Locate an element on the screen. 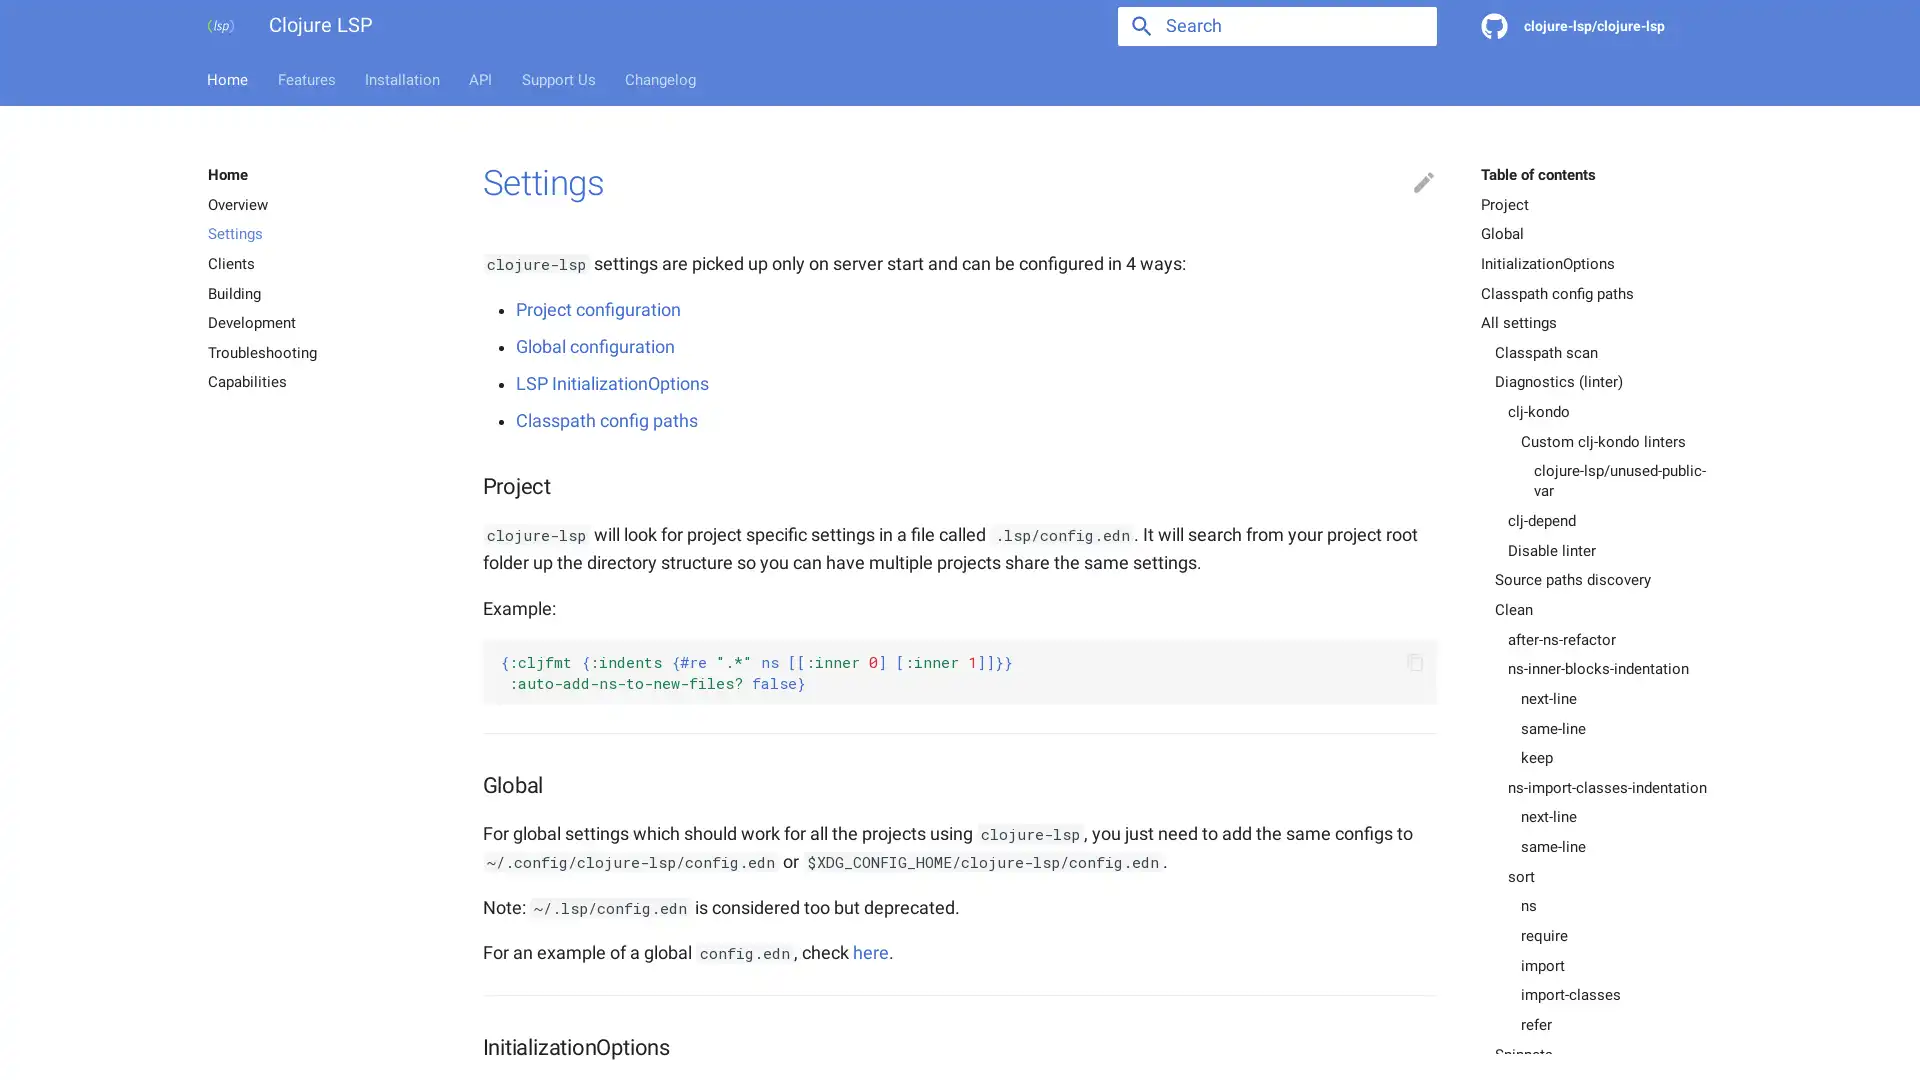 The width and height of the screenshot is (1920, 1080). Clear is located at coordinates (1411, 26).